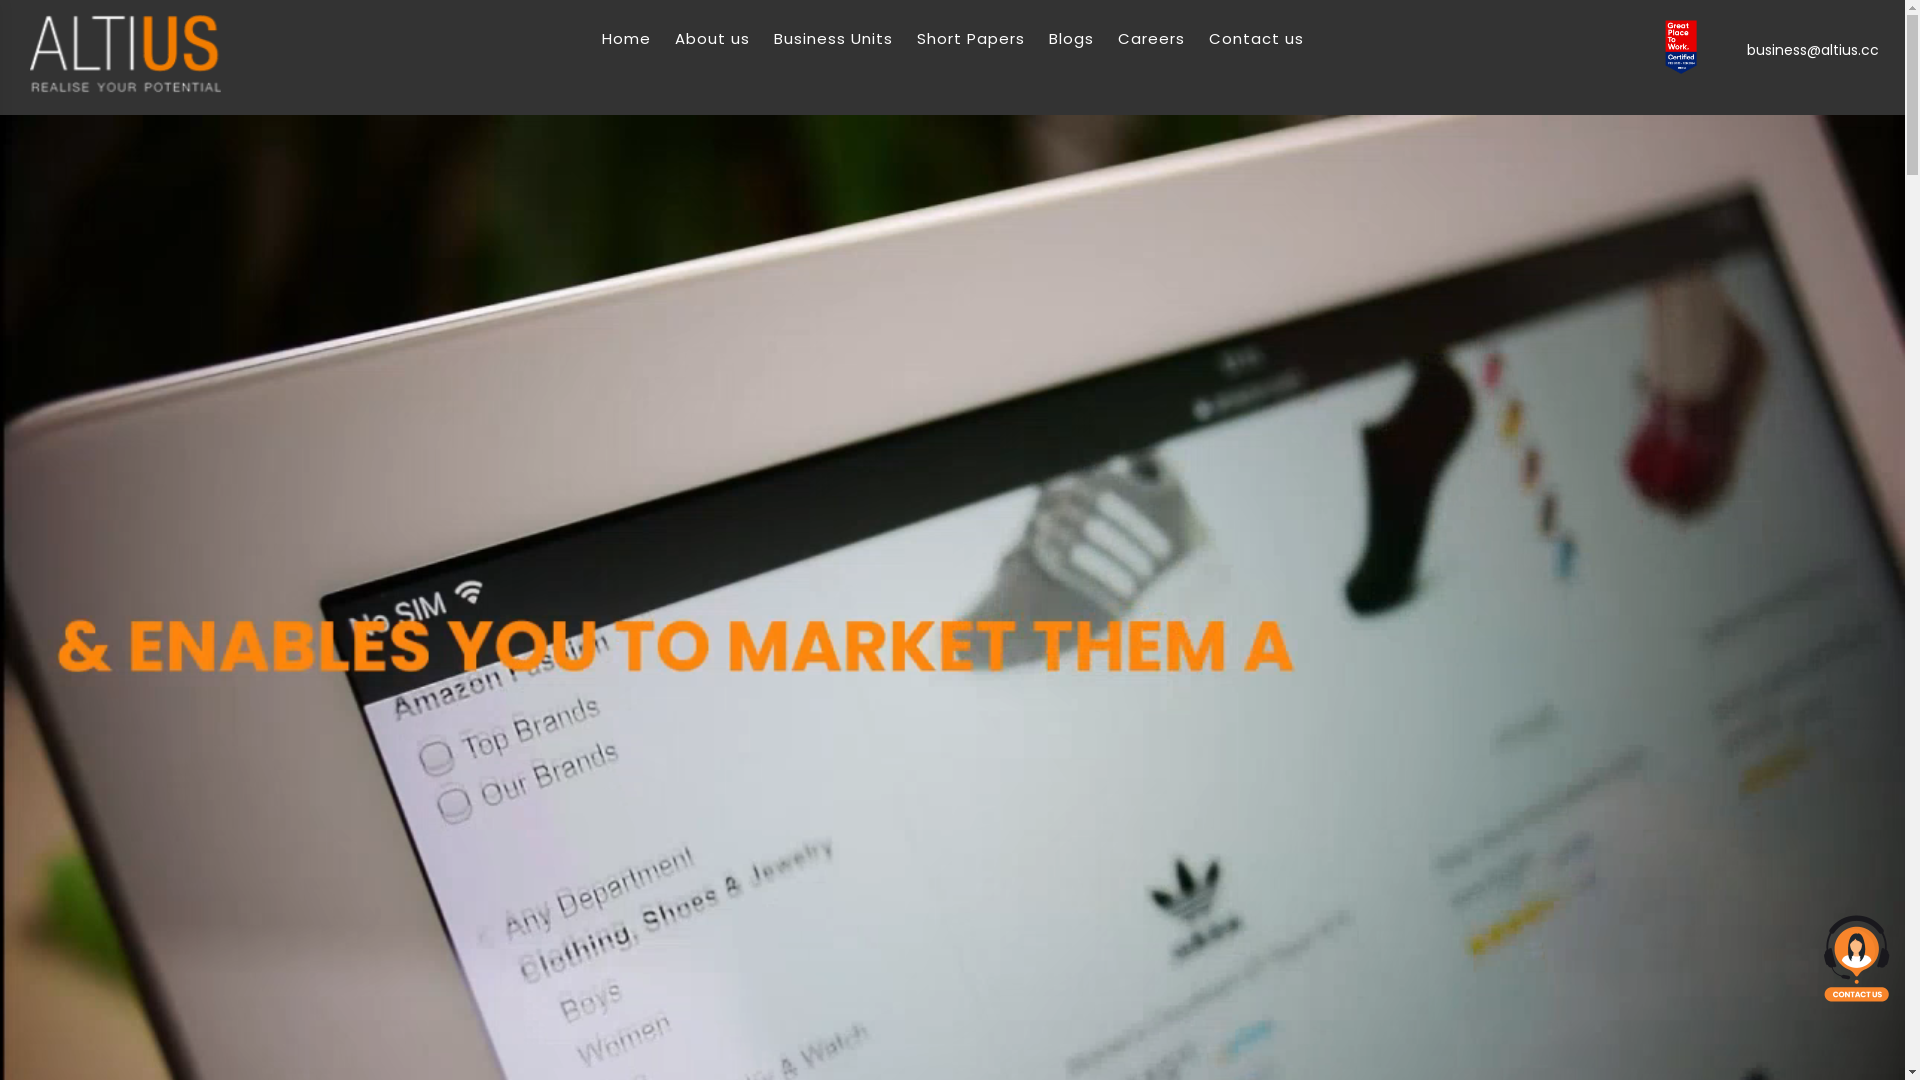 This screenshot has height=1080, width=1920. Describe the element at coordinates (969, 38) in the screenshot. I see `'Short Papers'` at that location.